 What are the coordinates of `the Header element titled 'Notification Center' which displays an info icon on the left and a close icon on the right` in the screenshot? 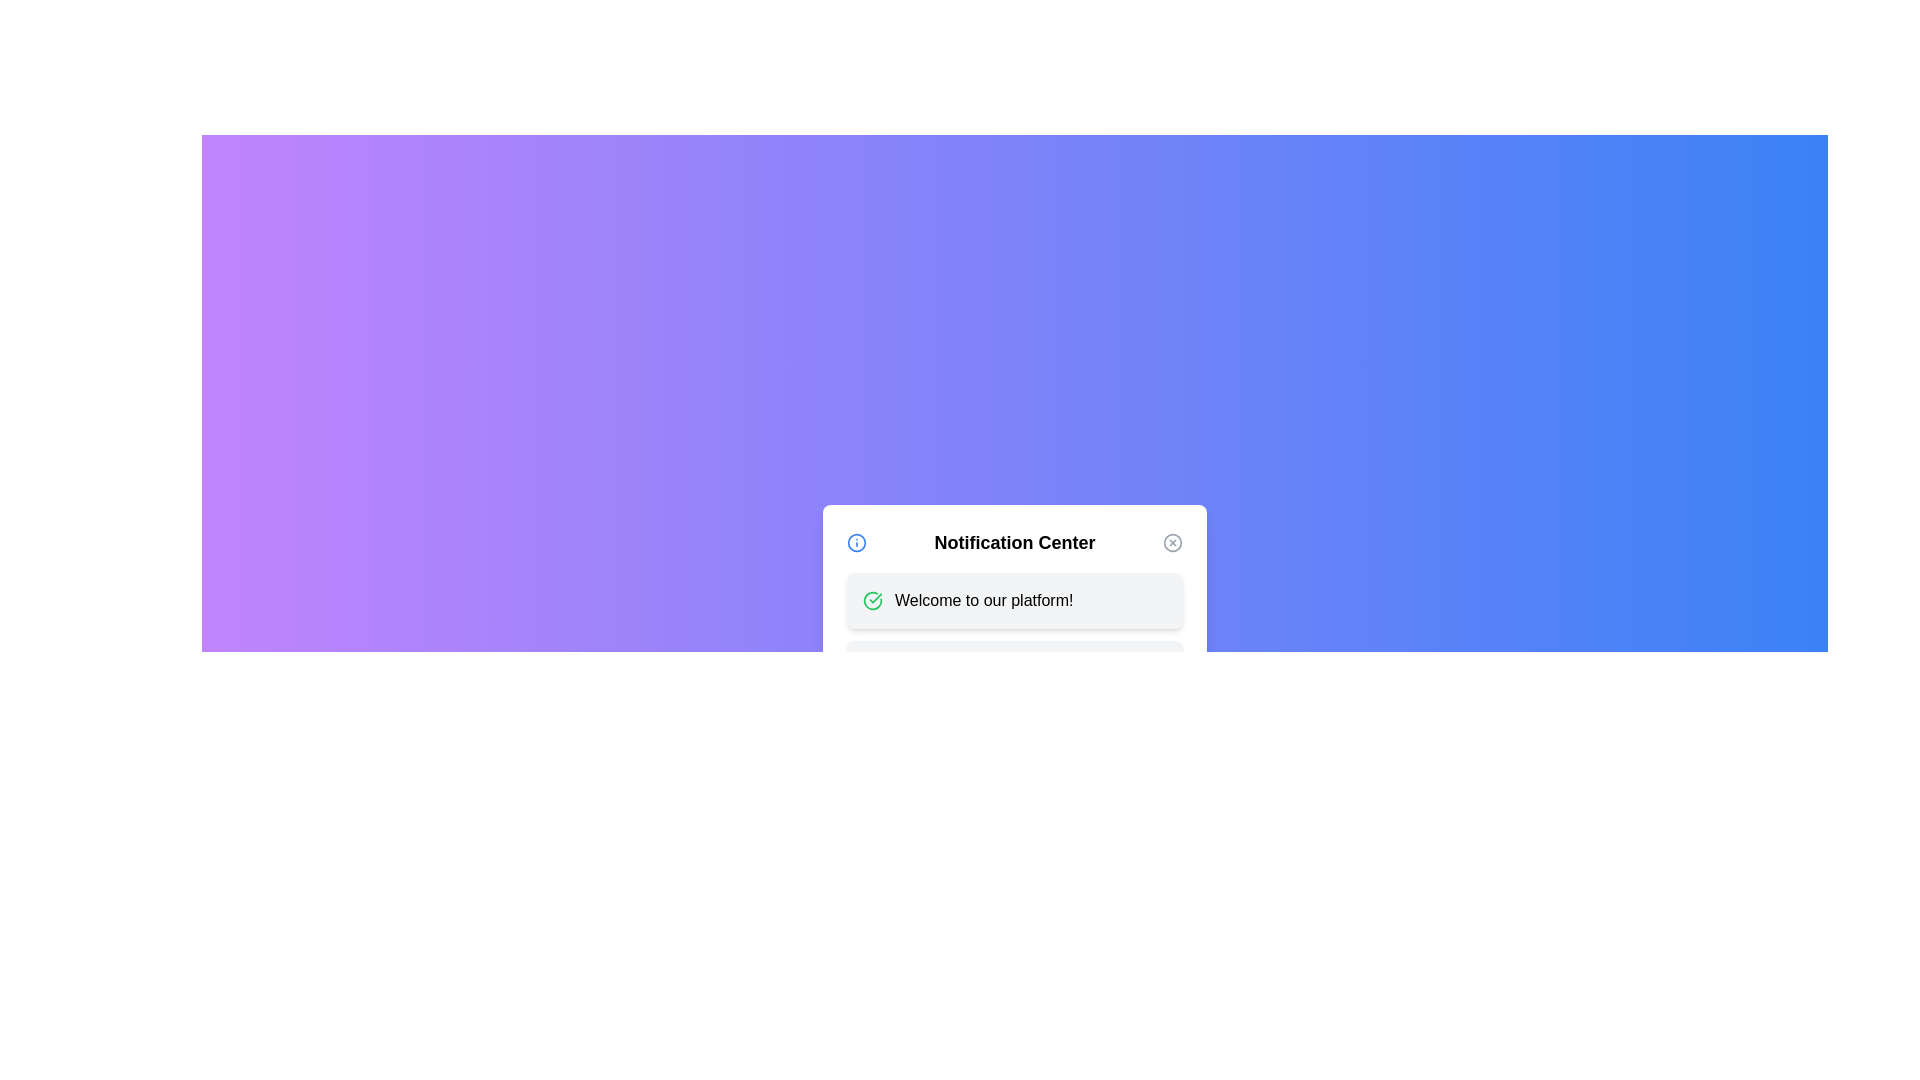 It's located at (1014, 543).